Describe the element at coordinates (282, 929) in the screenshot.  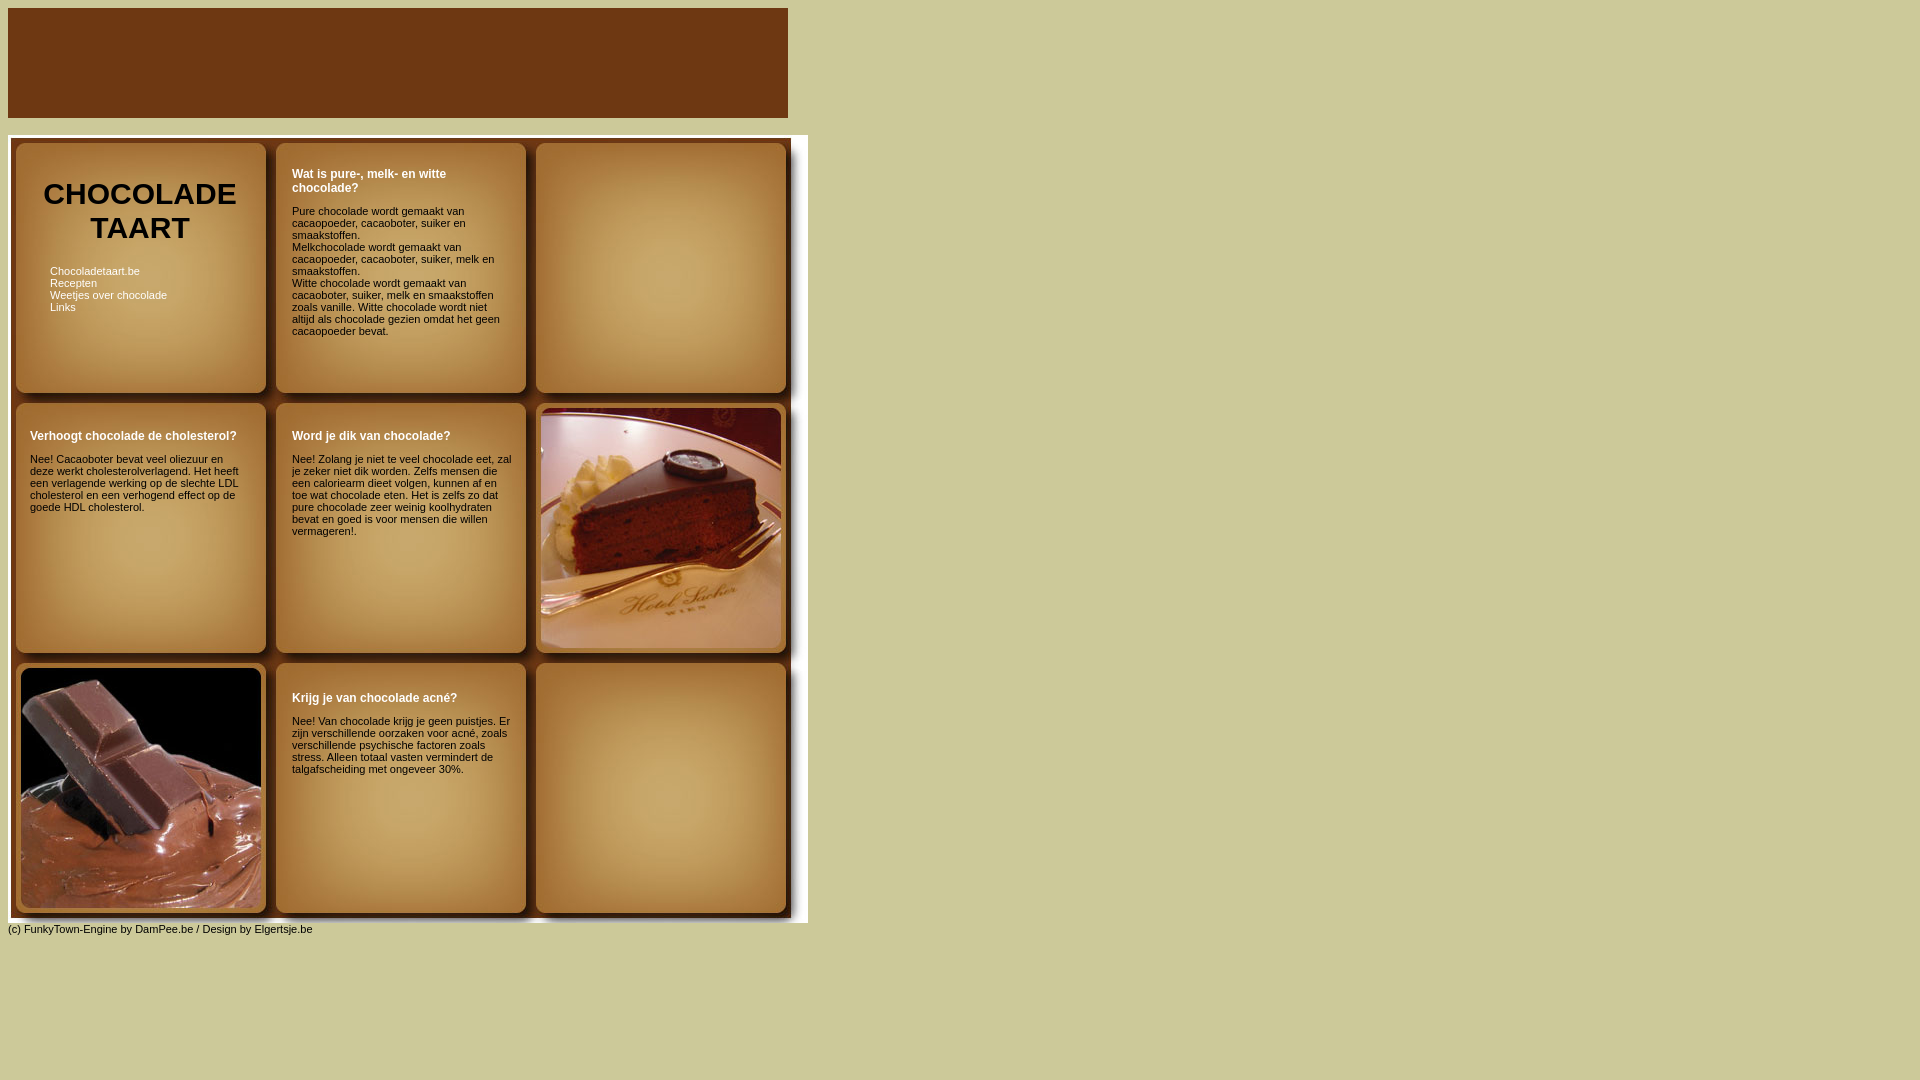
I see `'Elgertsje.be'` at that location.